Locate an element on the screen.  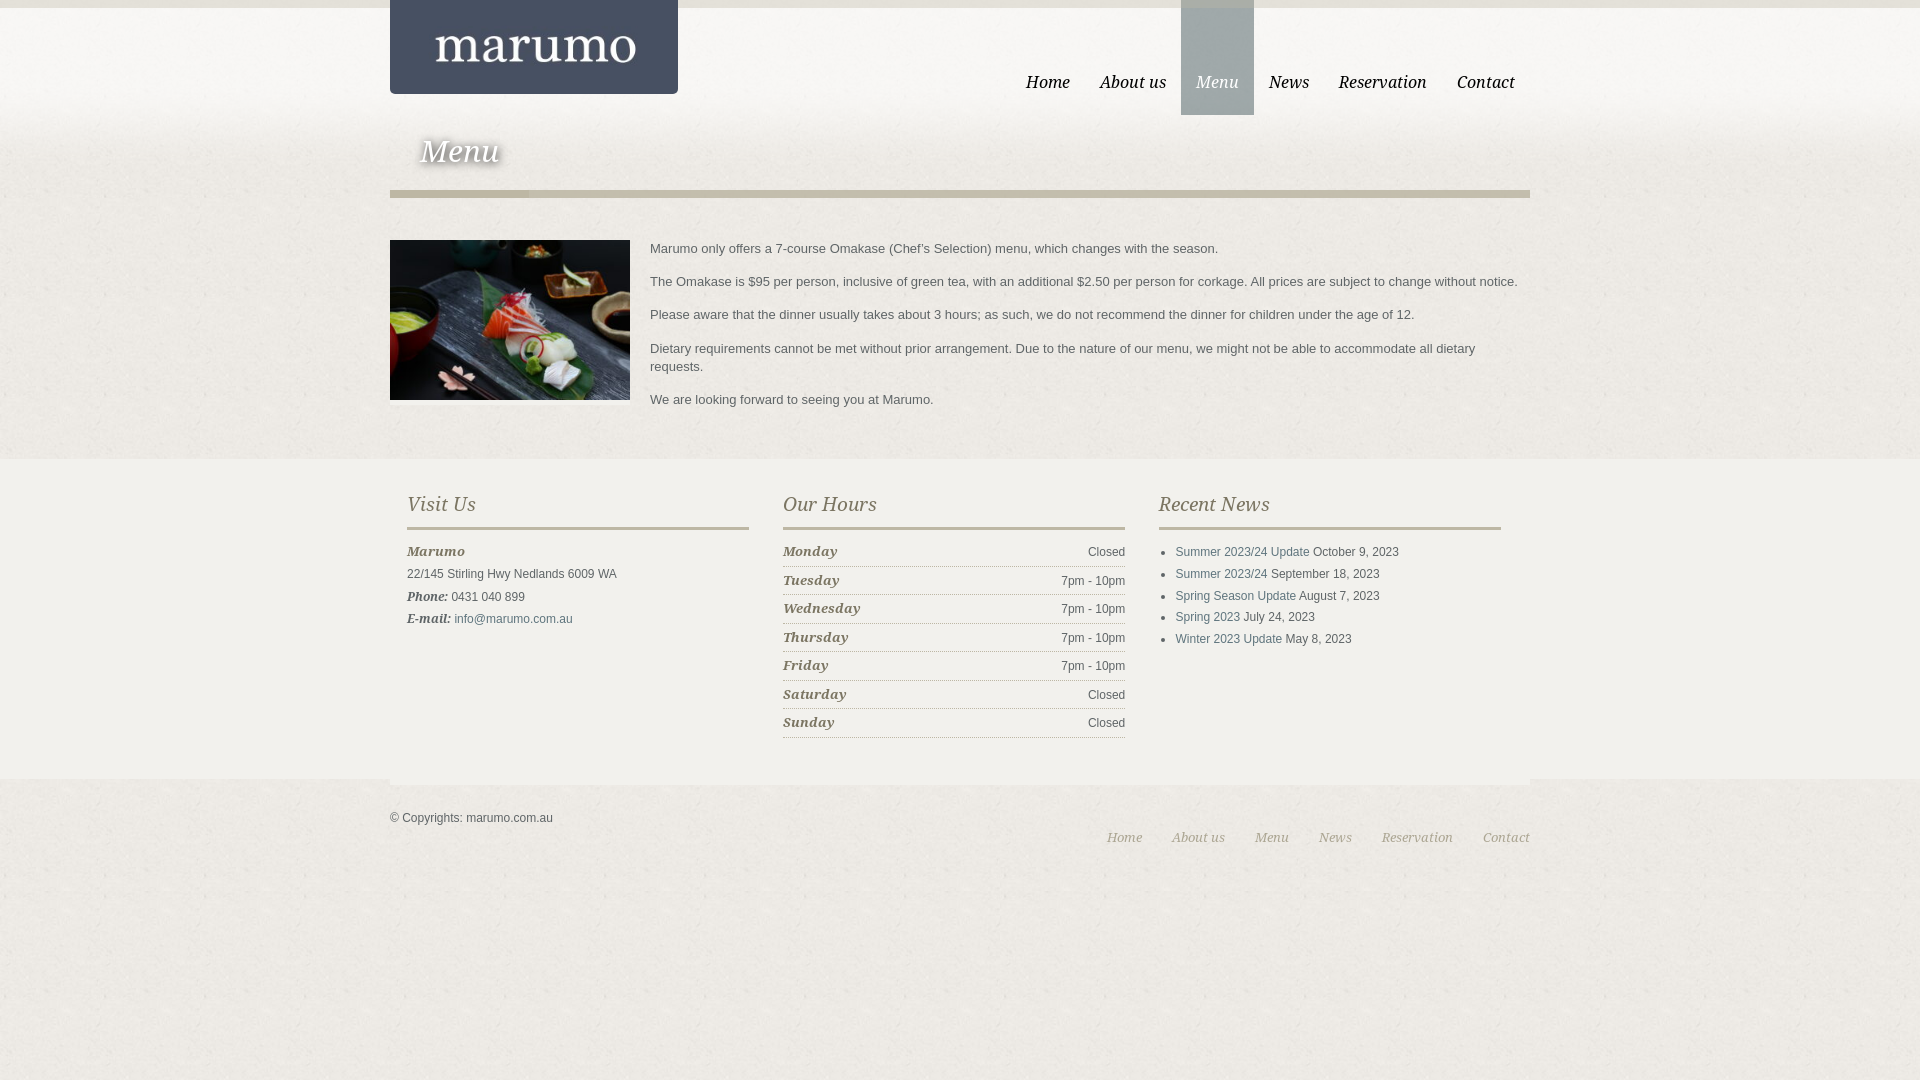
'News' is located at coordinates (1335, 837).